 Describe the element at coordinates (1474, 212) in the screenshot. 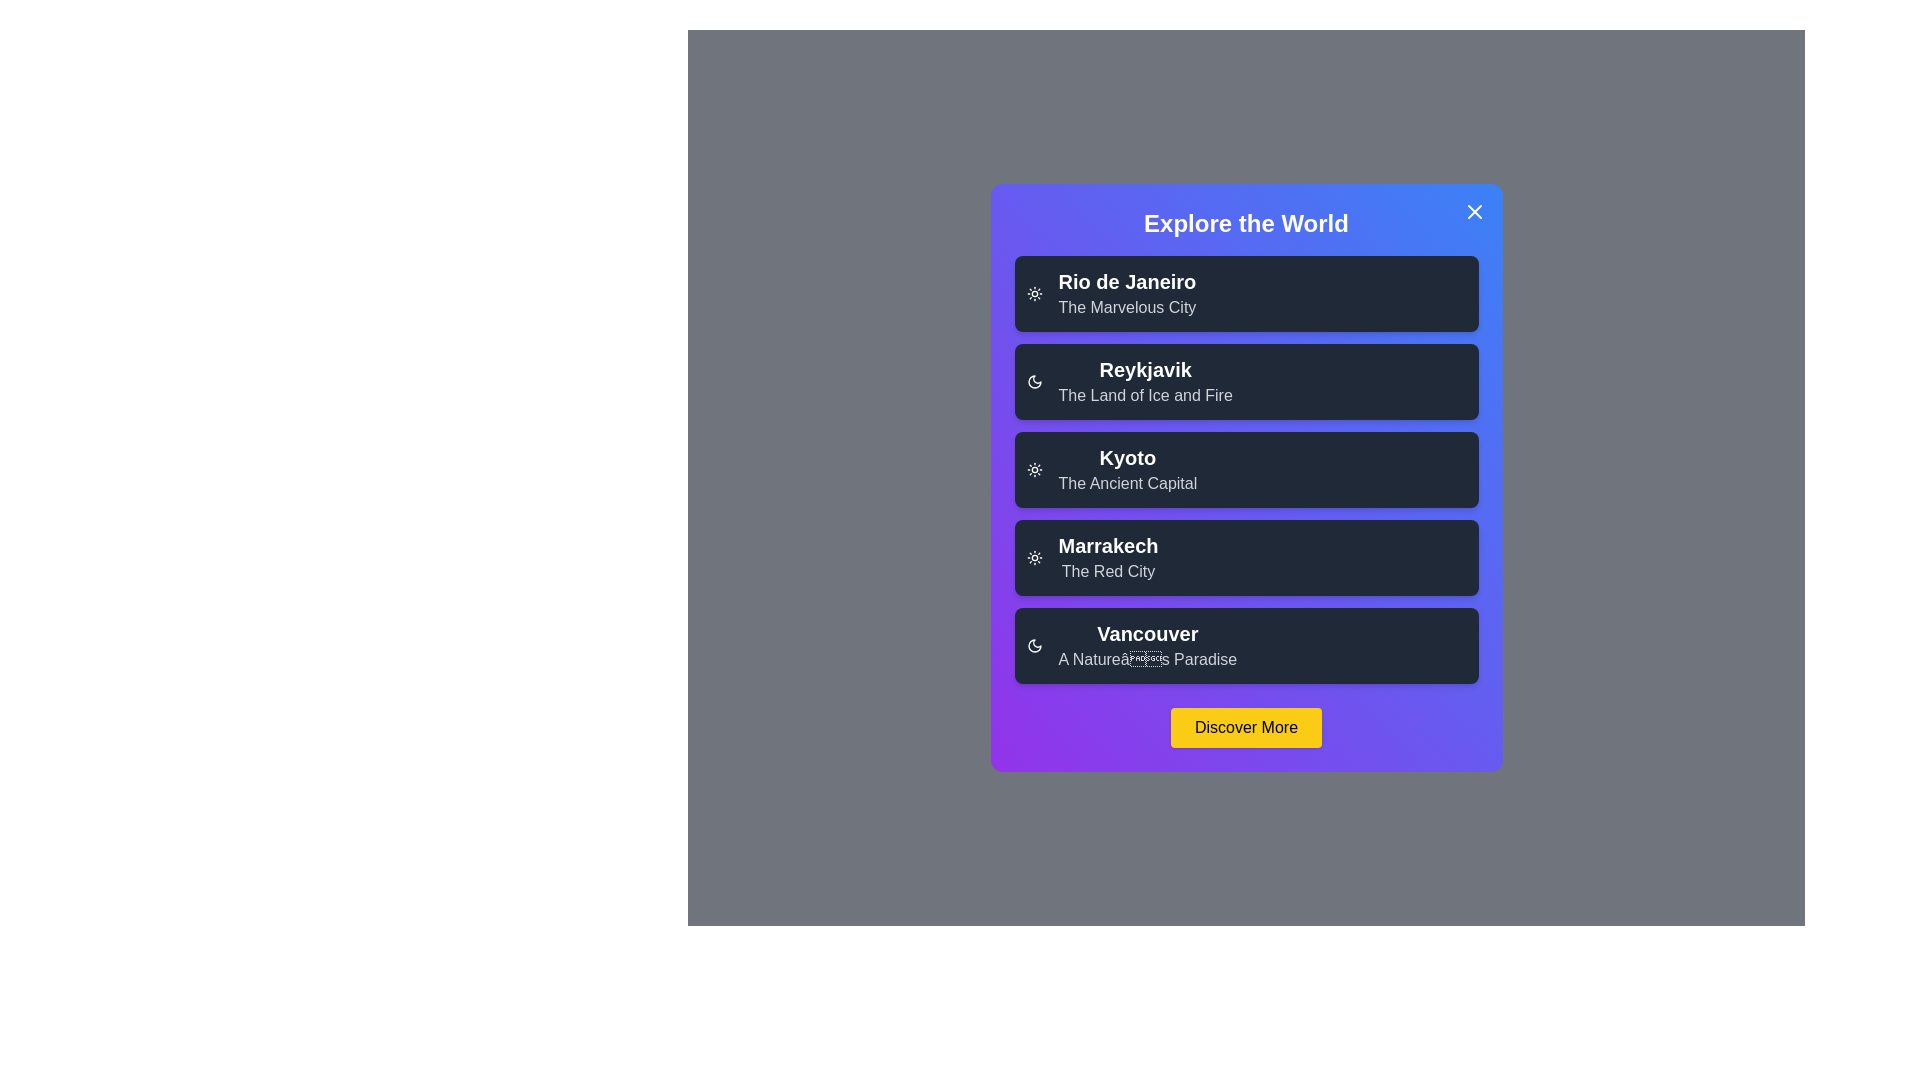

I see `the close button to dismiss the dialog` at that location.